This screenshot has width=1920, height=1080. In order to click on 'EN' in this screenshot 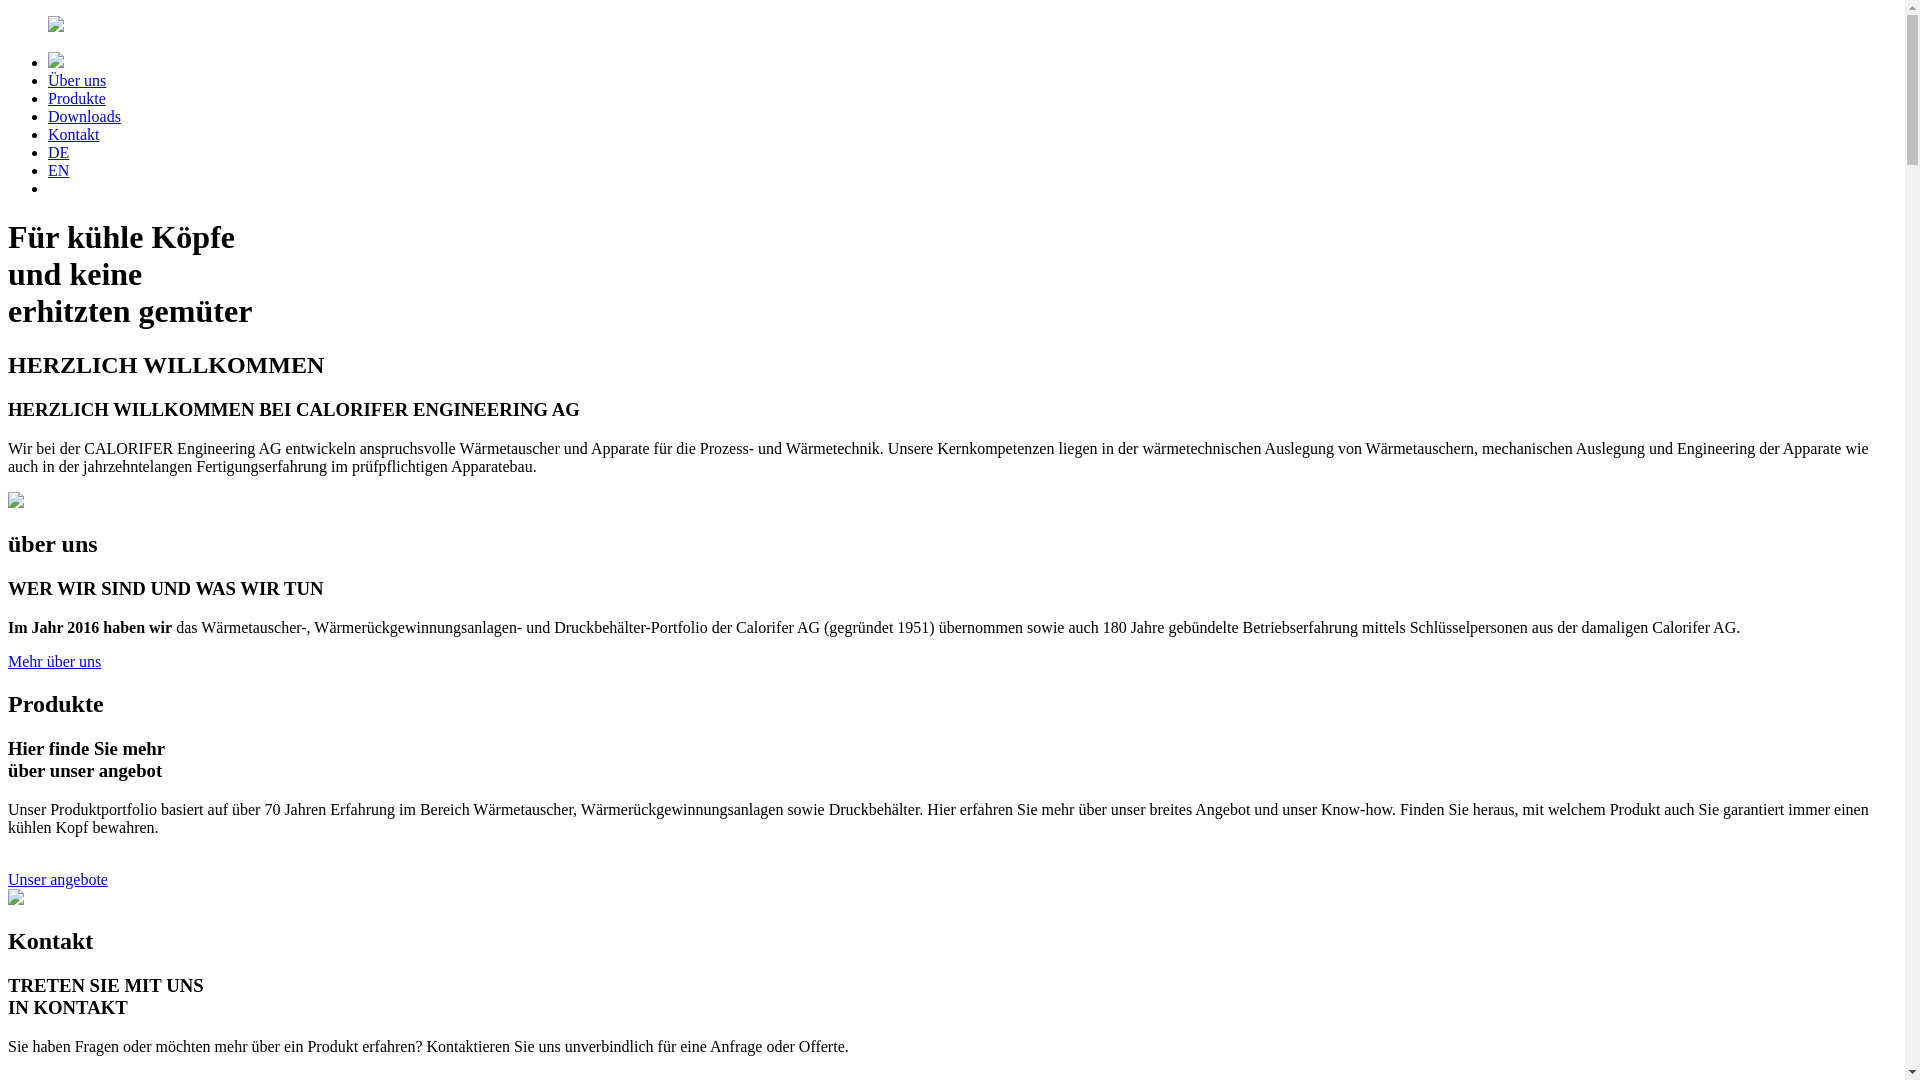, I will do `click(58, 169)`.